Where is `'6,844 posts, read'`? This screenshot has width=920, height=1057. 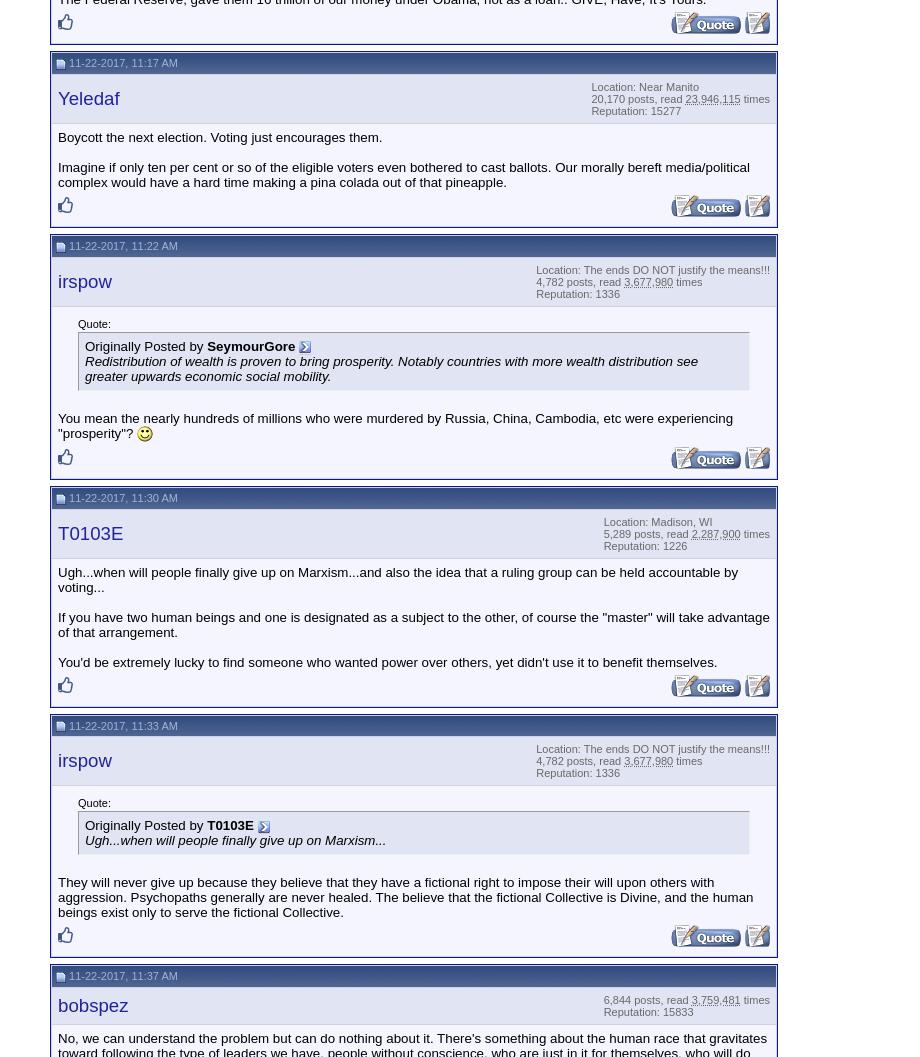 '6,844 posts, read' is located at coordinates (646, 997).